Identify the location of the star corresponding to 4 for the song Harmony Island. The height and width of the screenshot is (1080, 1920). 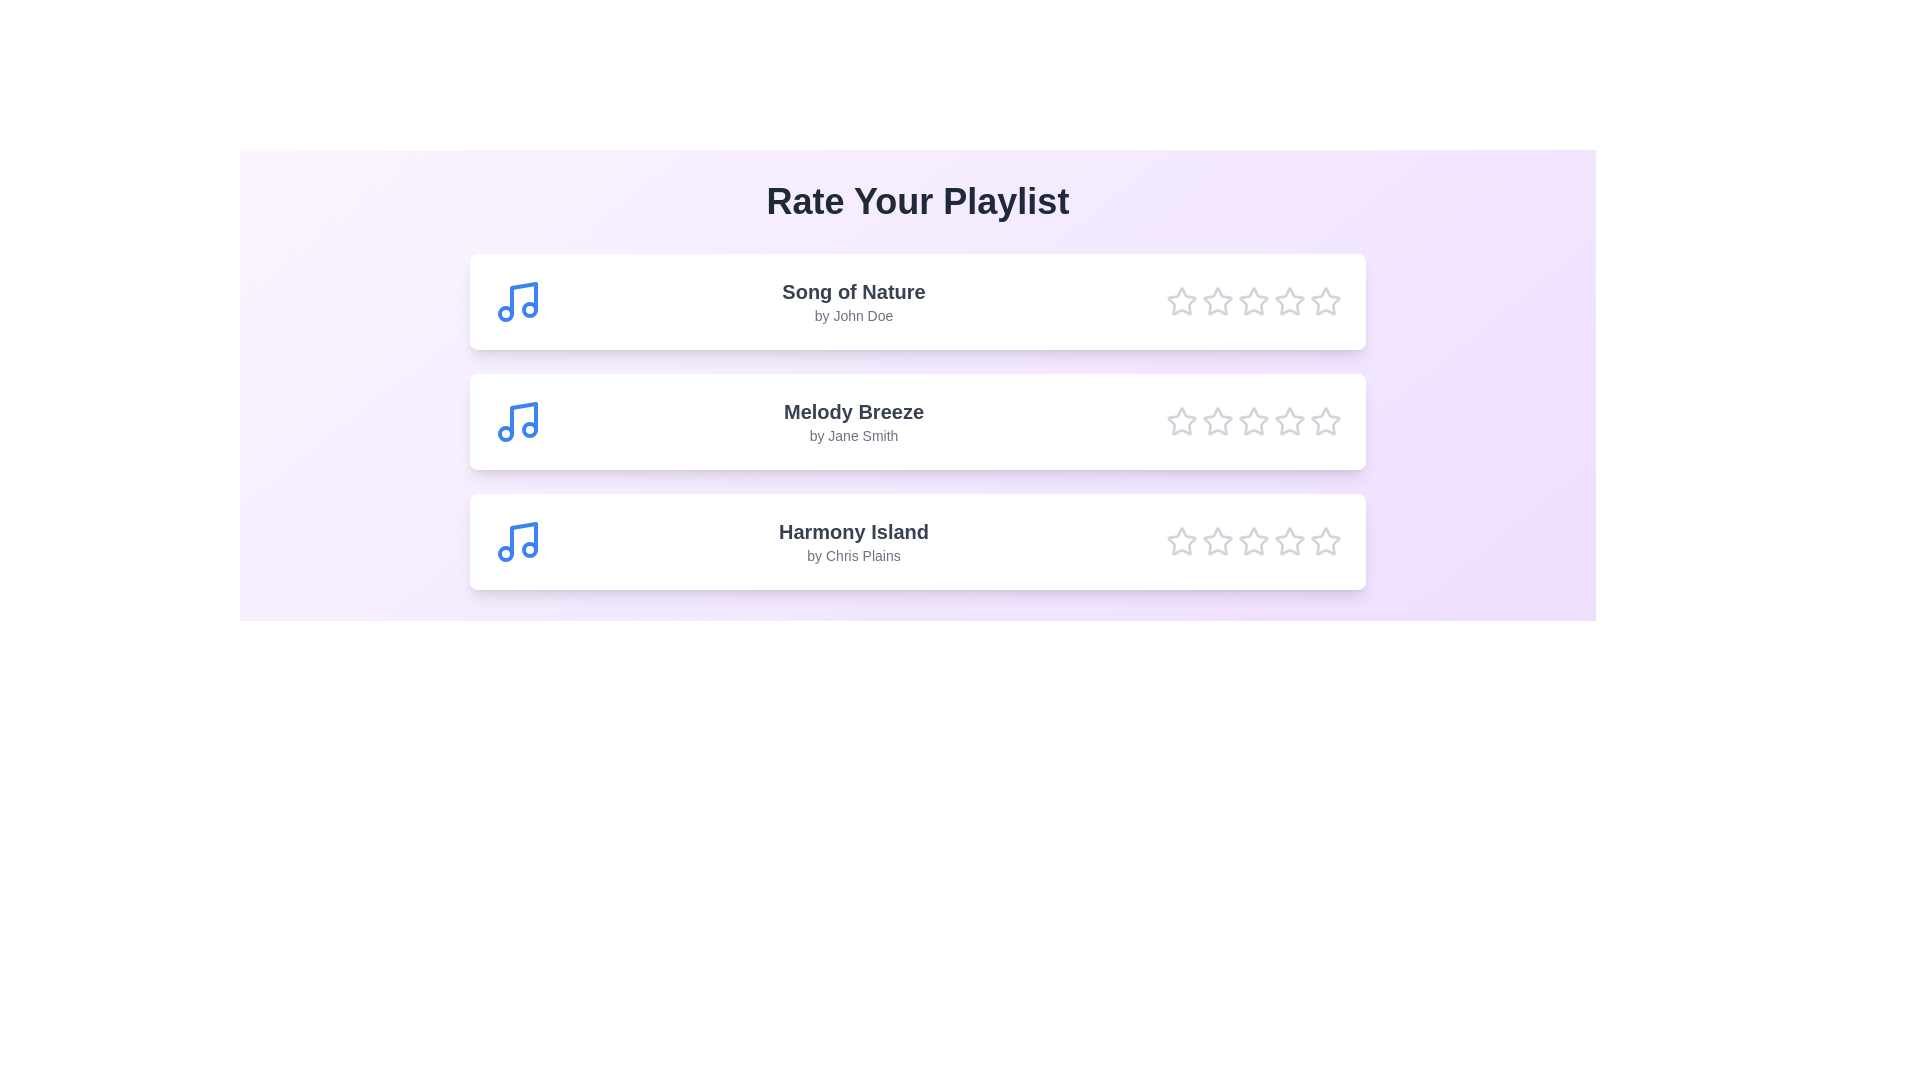
(1290, 542).